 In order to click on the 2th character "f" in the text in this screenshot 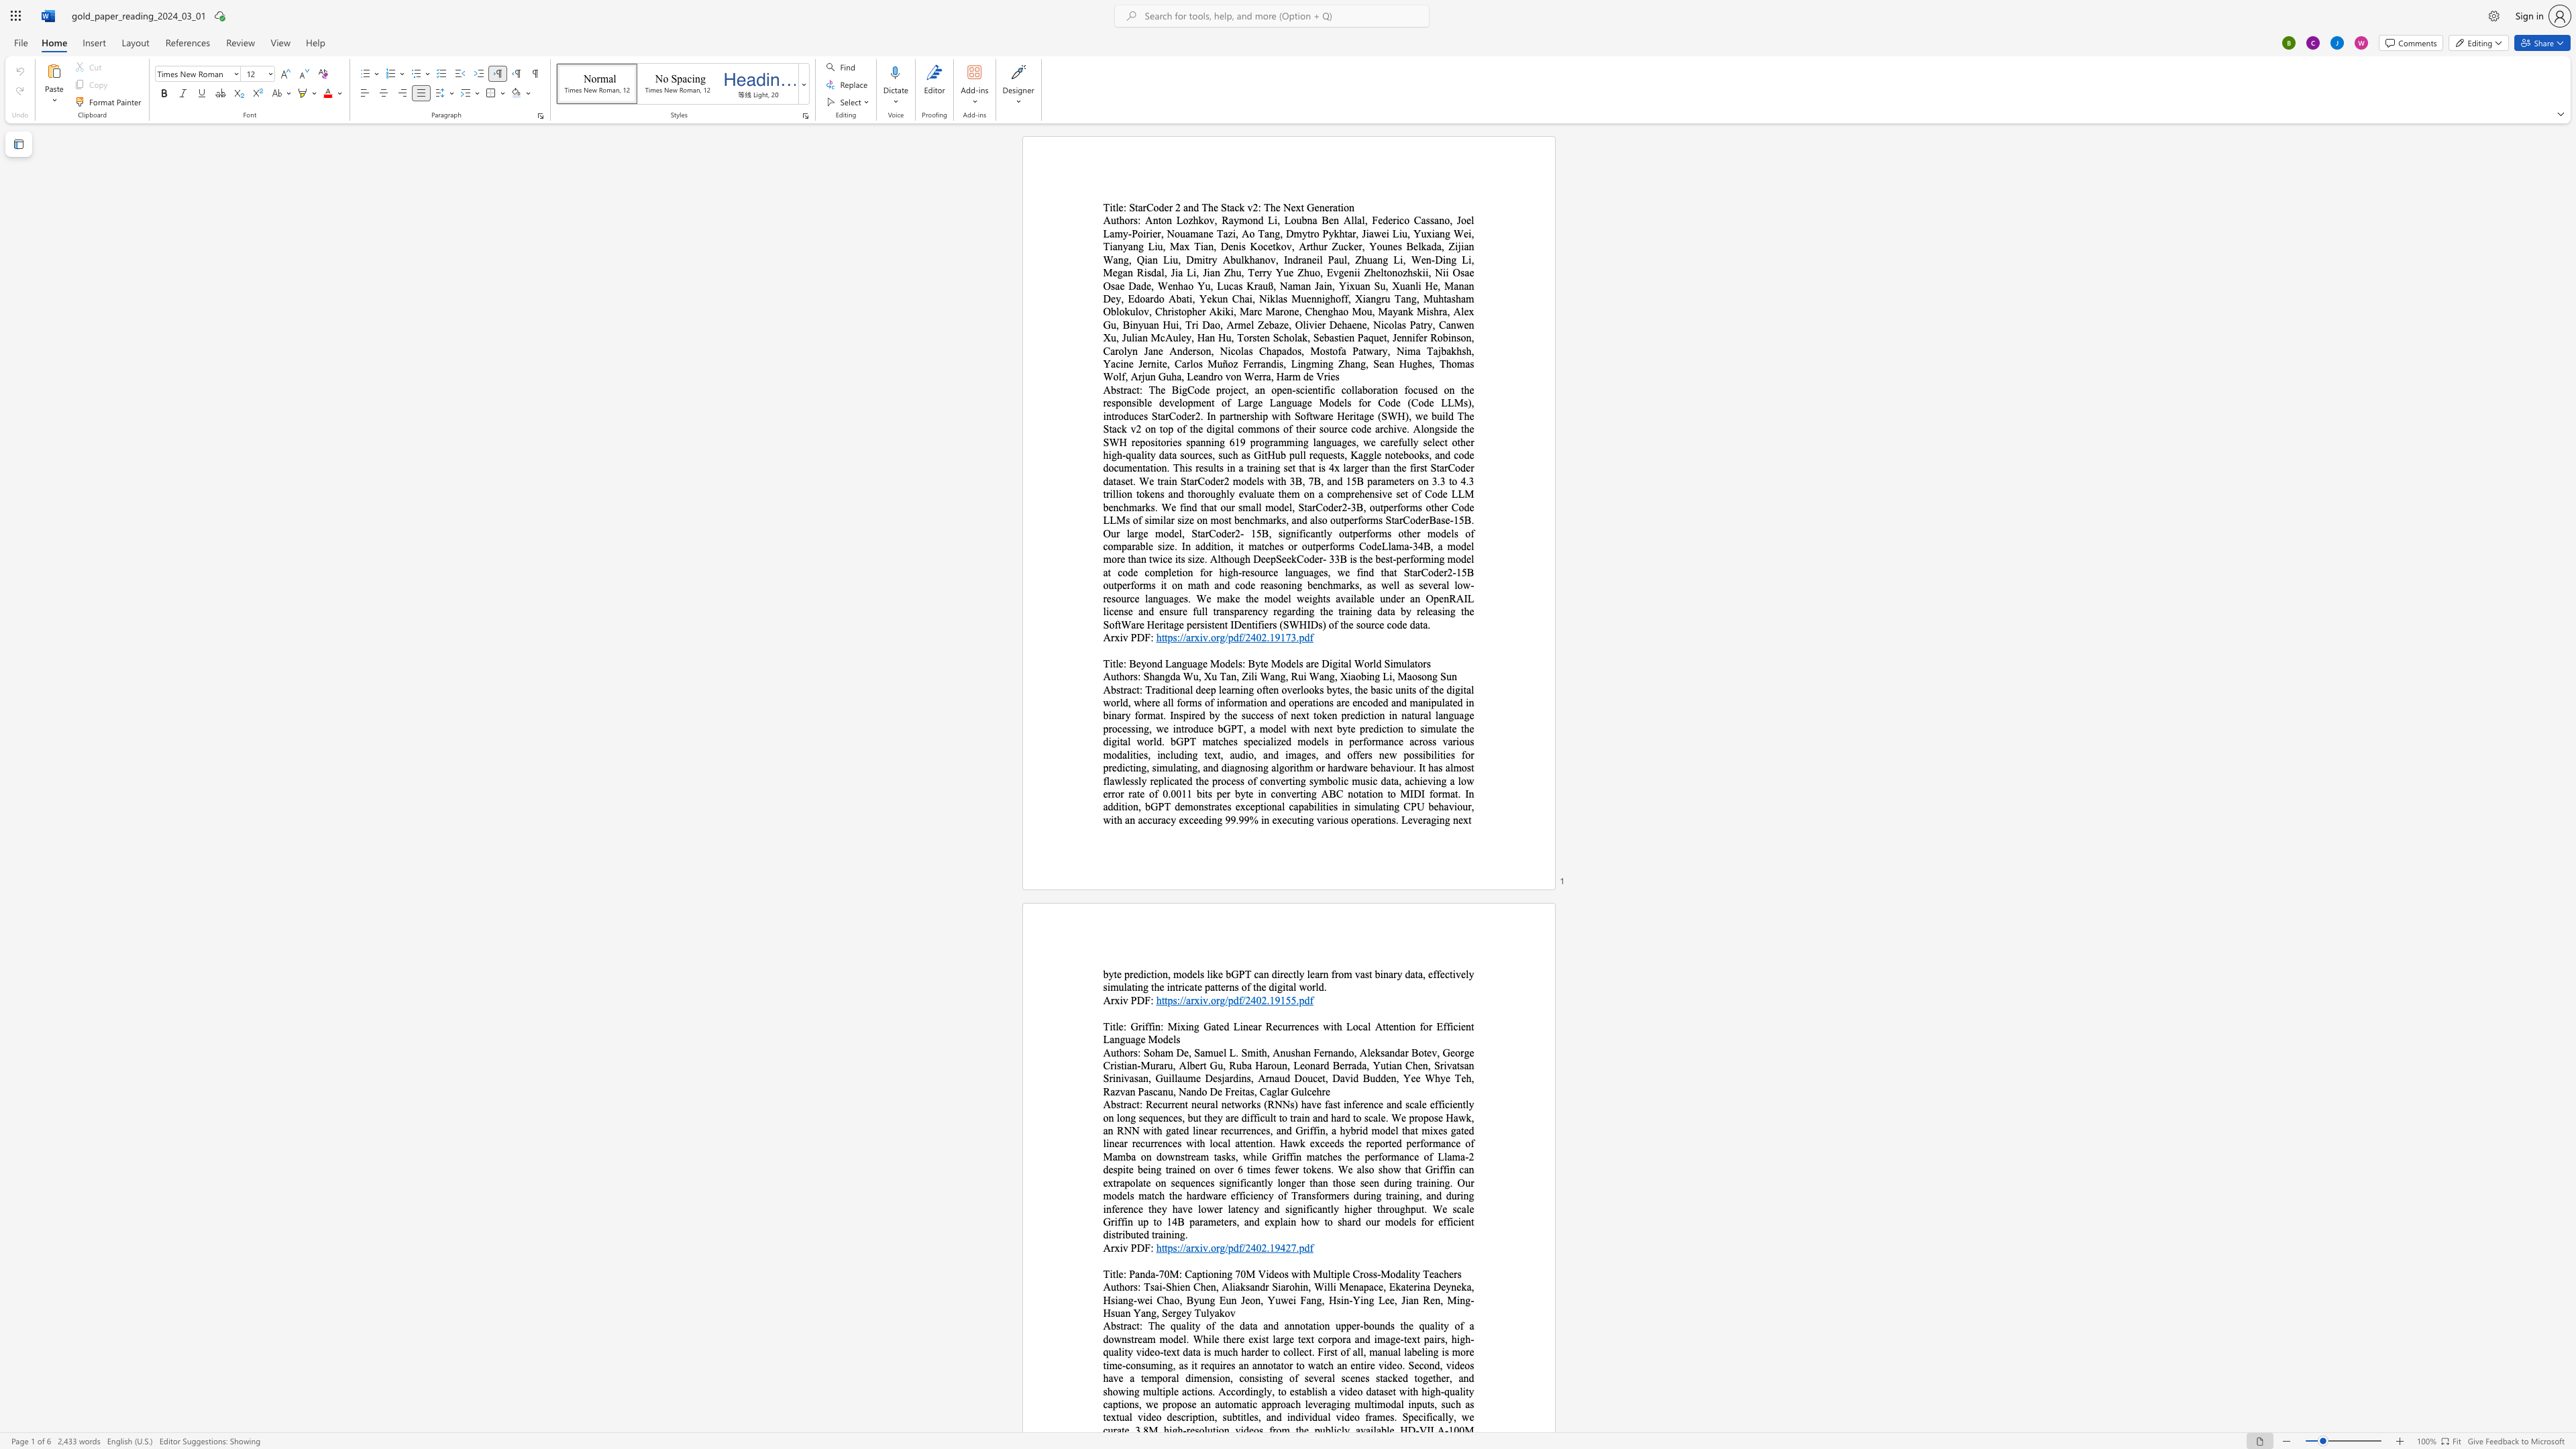, I will do `click(1311, 636)`.